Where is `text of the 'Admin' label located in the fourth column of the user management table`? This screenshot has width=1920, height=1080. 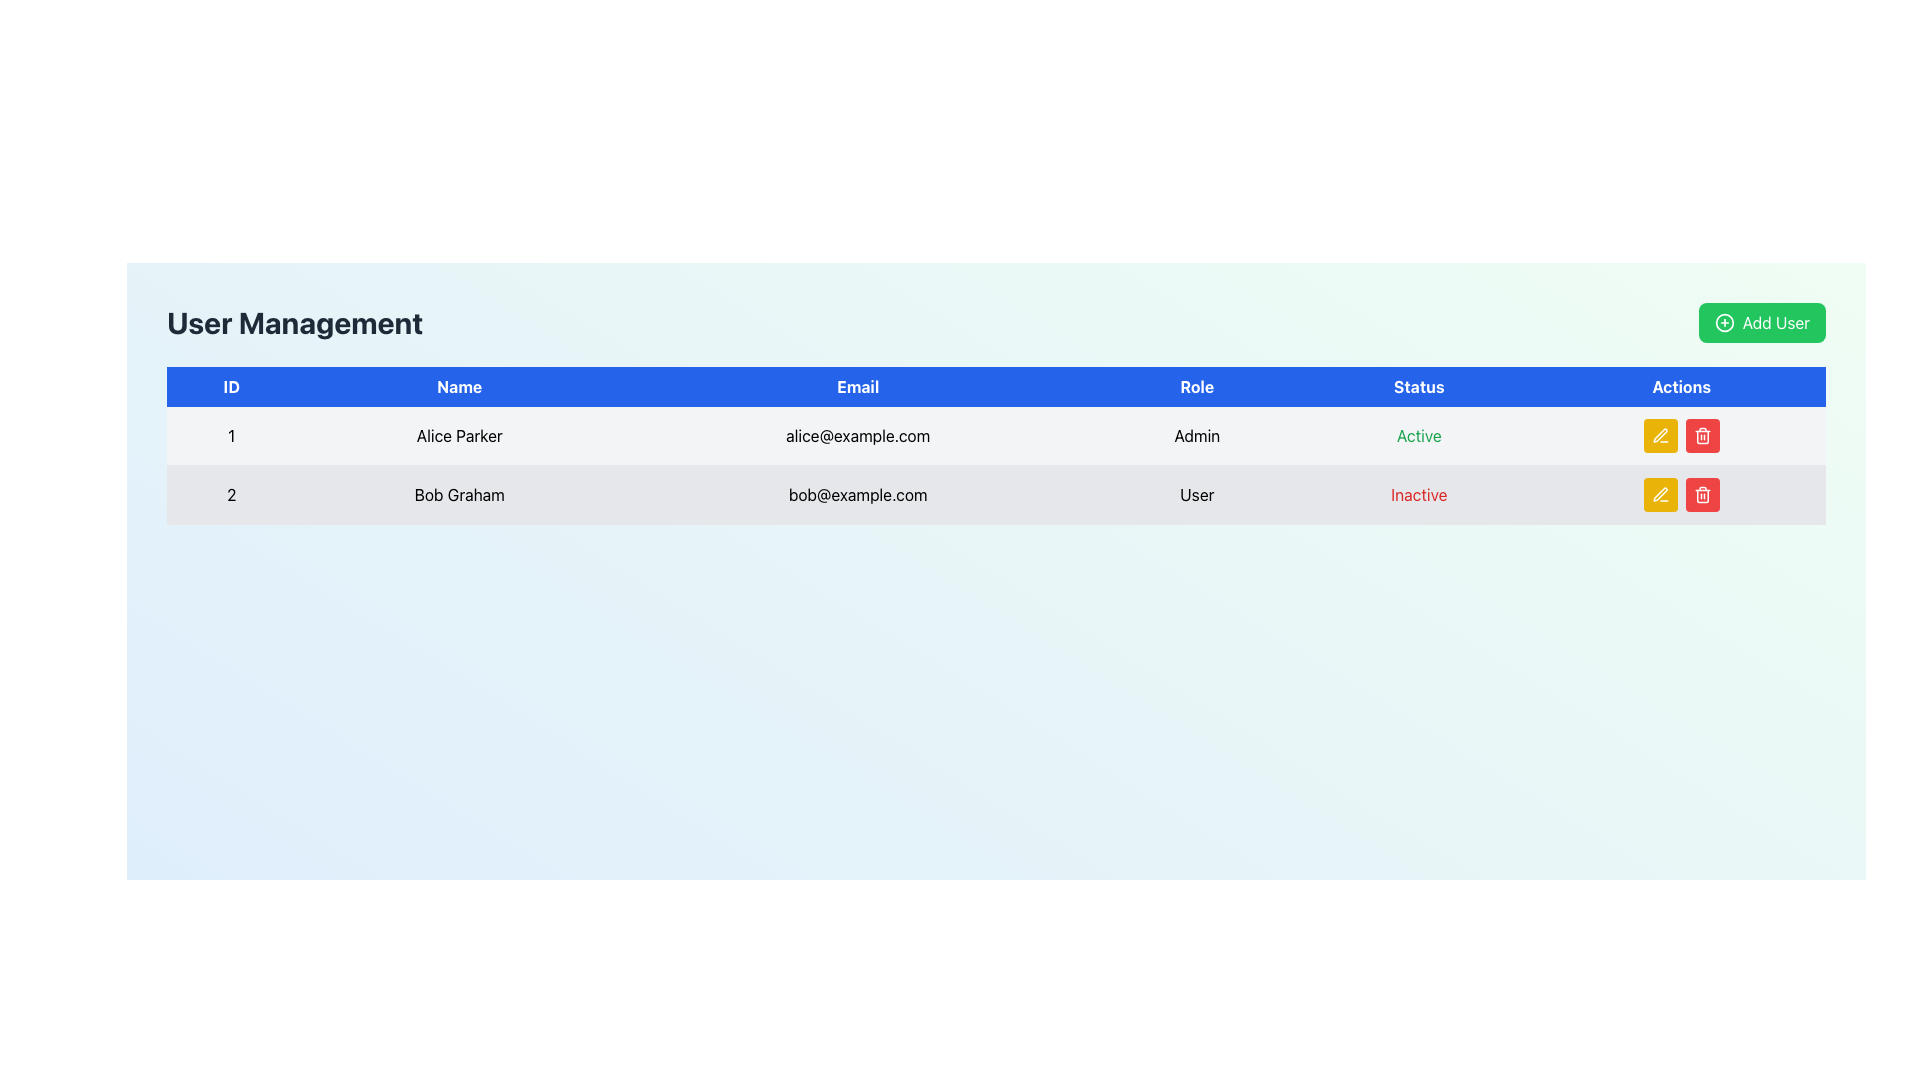
text of the 'Admin' label located in the fourth column of the user management table is located at coordinates (1197, 435).